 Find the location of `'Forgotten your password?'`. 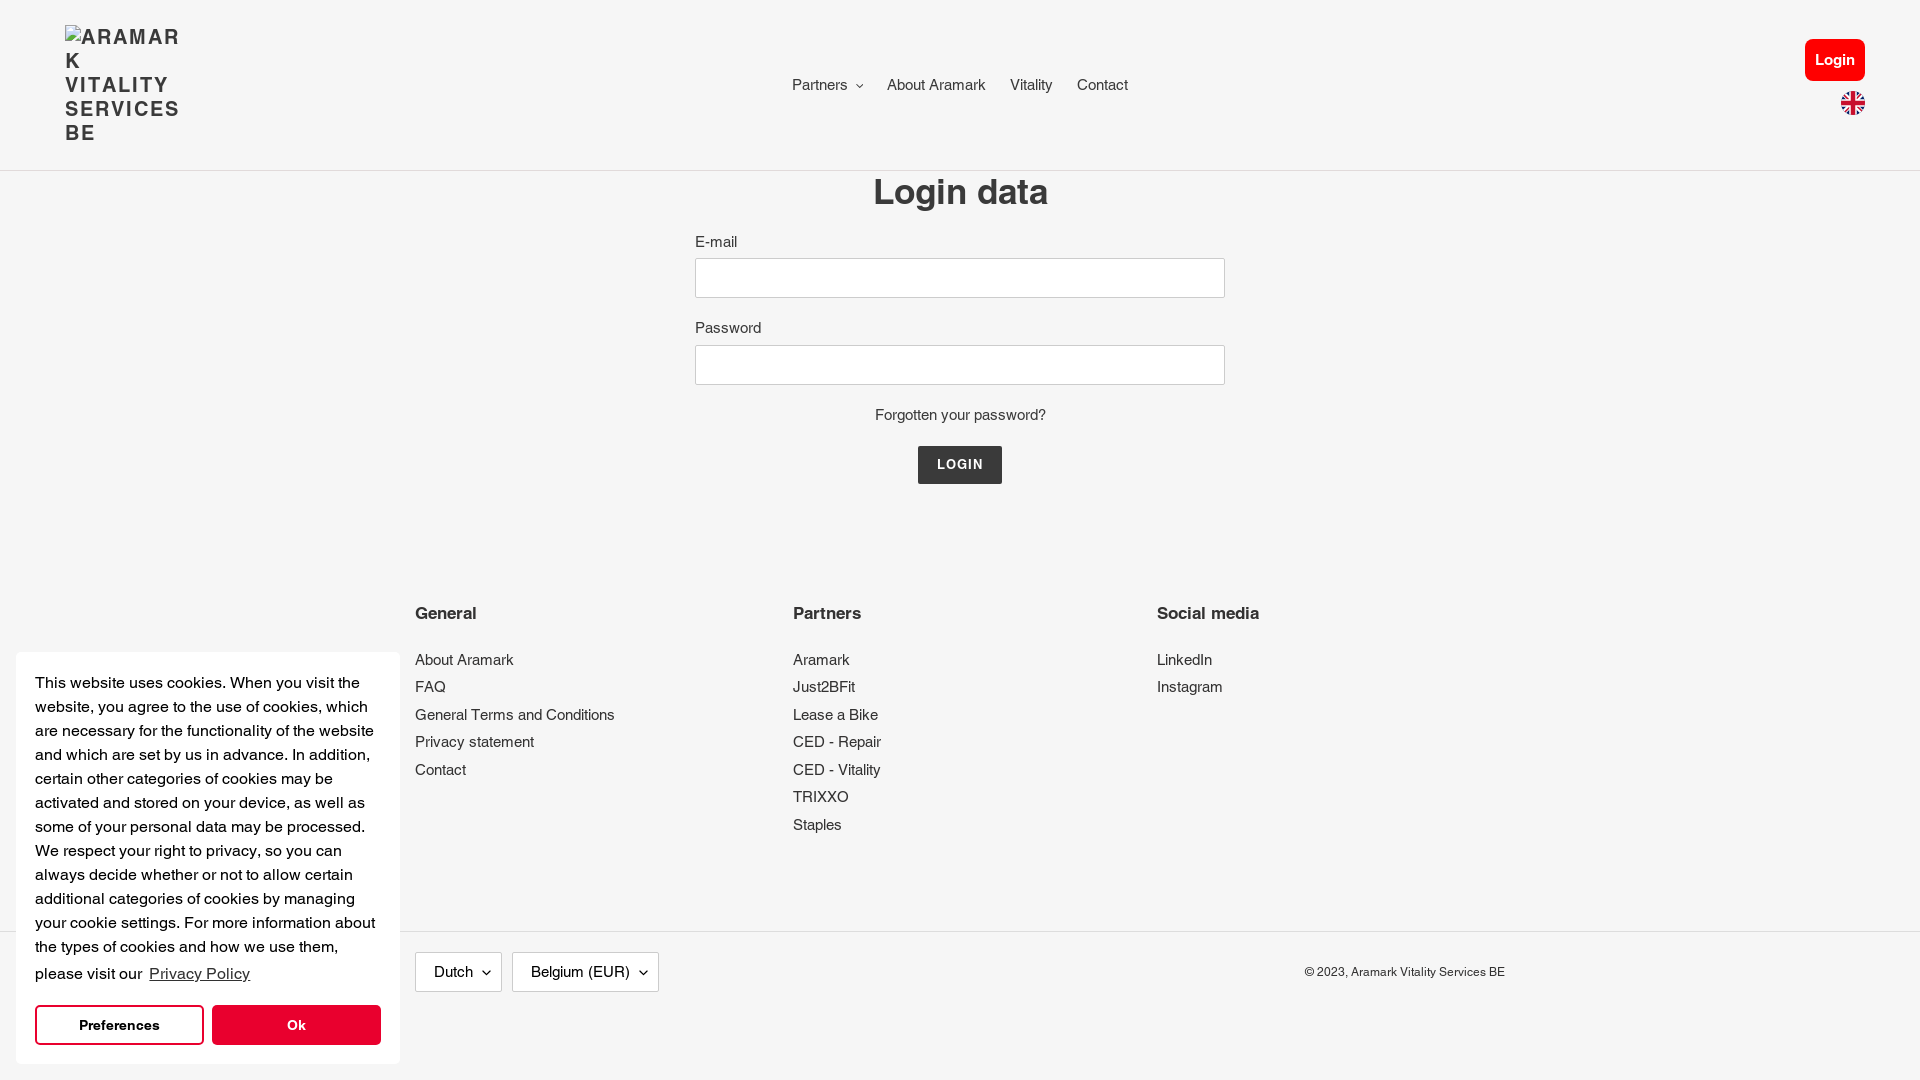

'Forgotten your password?' is located at coordinates (958, 413).